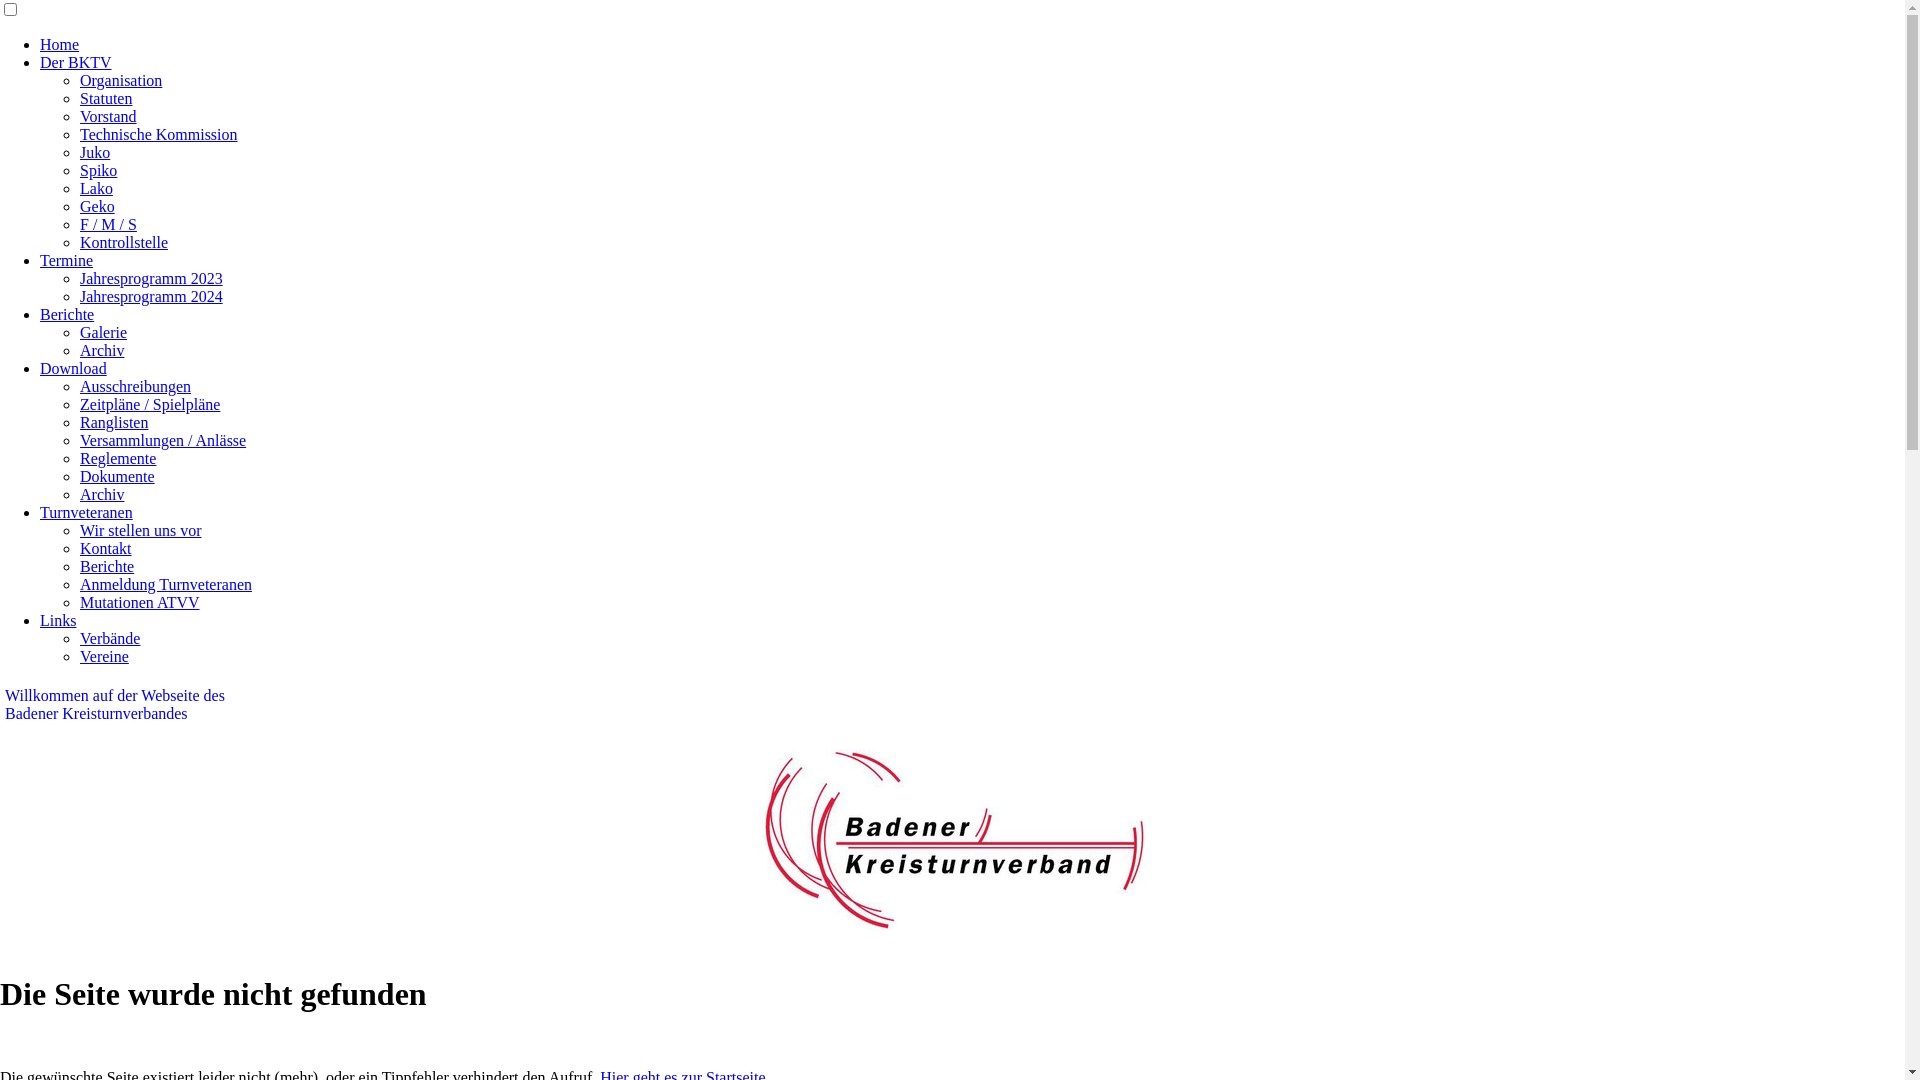  I want to click on 'Wir stellen uns vor', so click(139, 529).